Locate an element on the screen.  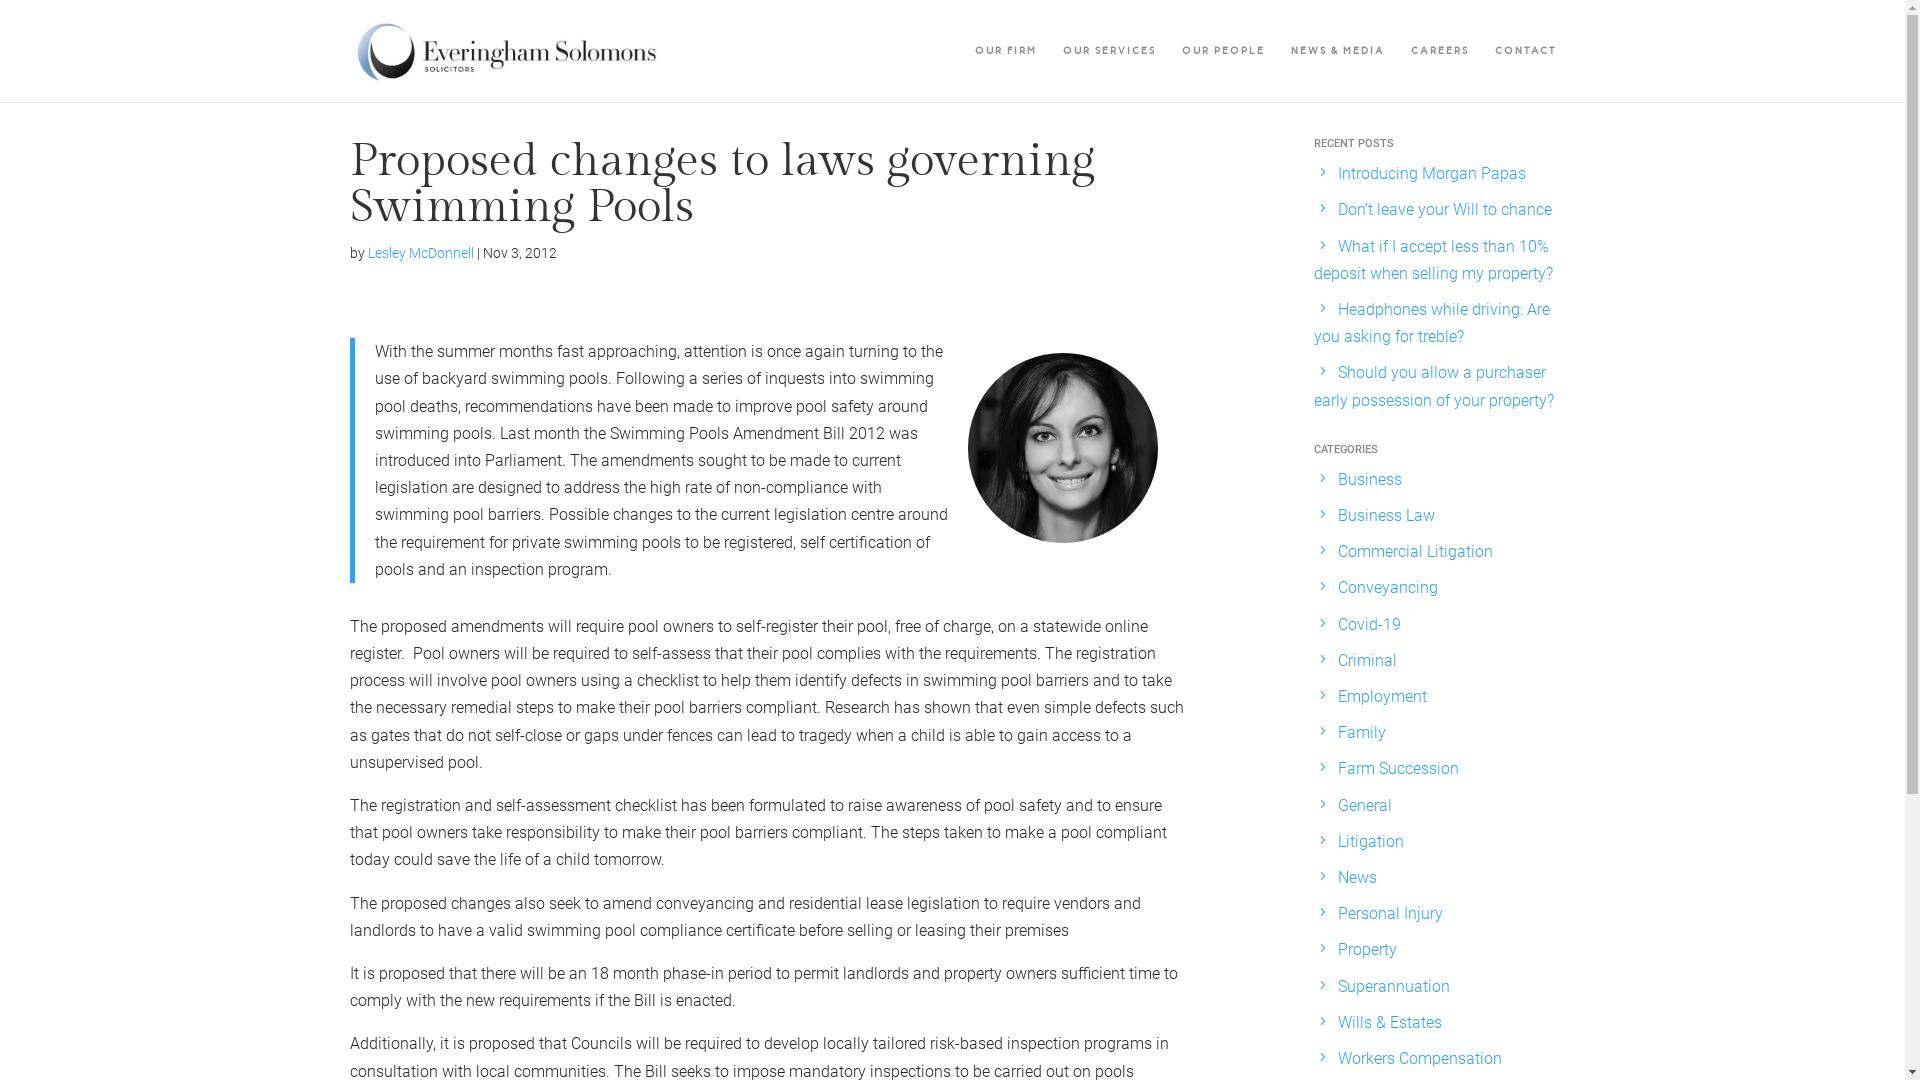
'Commercial Litigation' is located at coordinates (1414, 551).